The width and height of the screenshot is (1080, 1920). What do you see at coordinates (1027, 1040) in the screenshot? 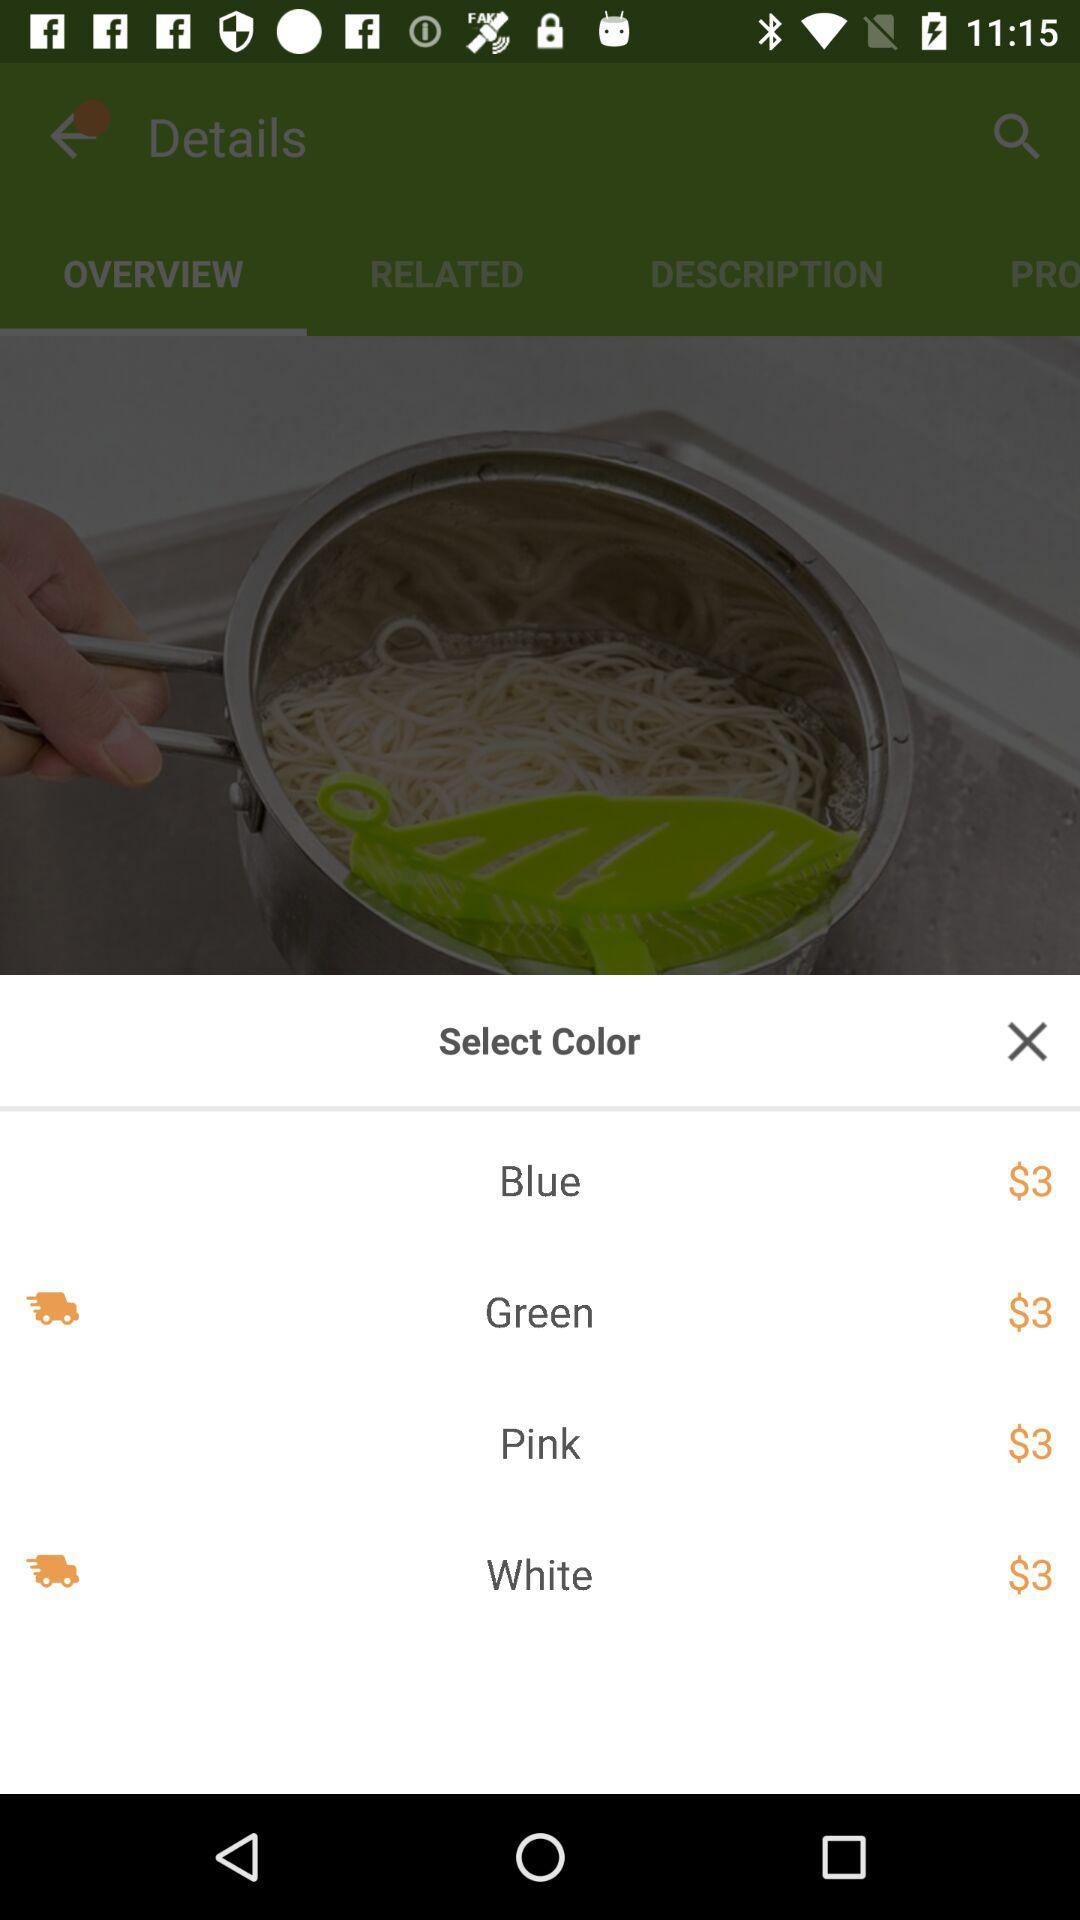
I see `close` at bounding box center [1027, 1040].